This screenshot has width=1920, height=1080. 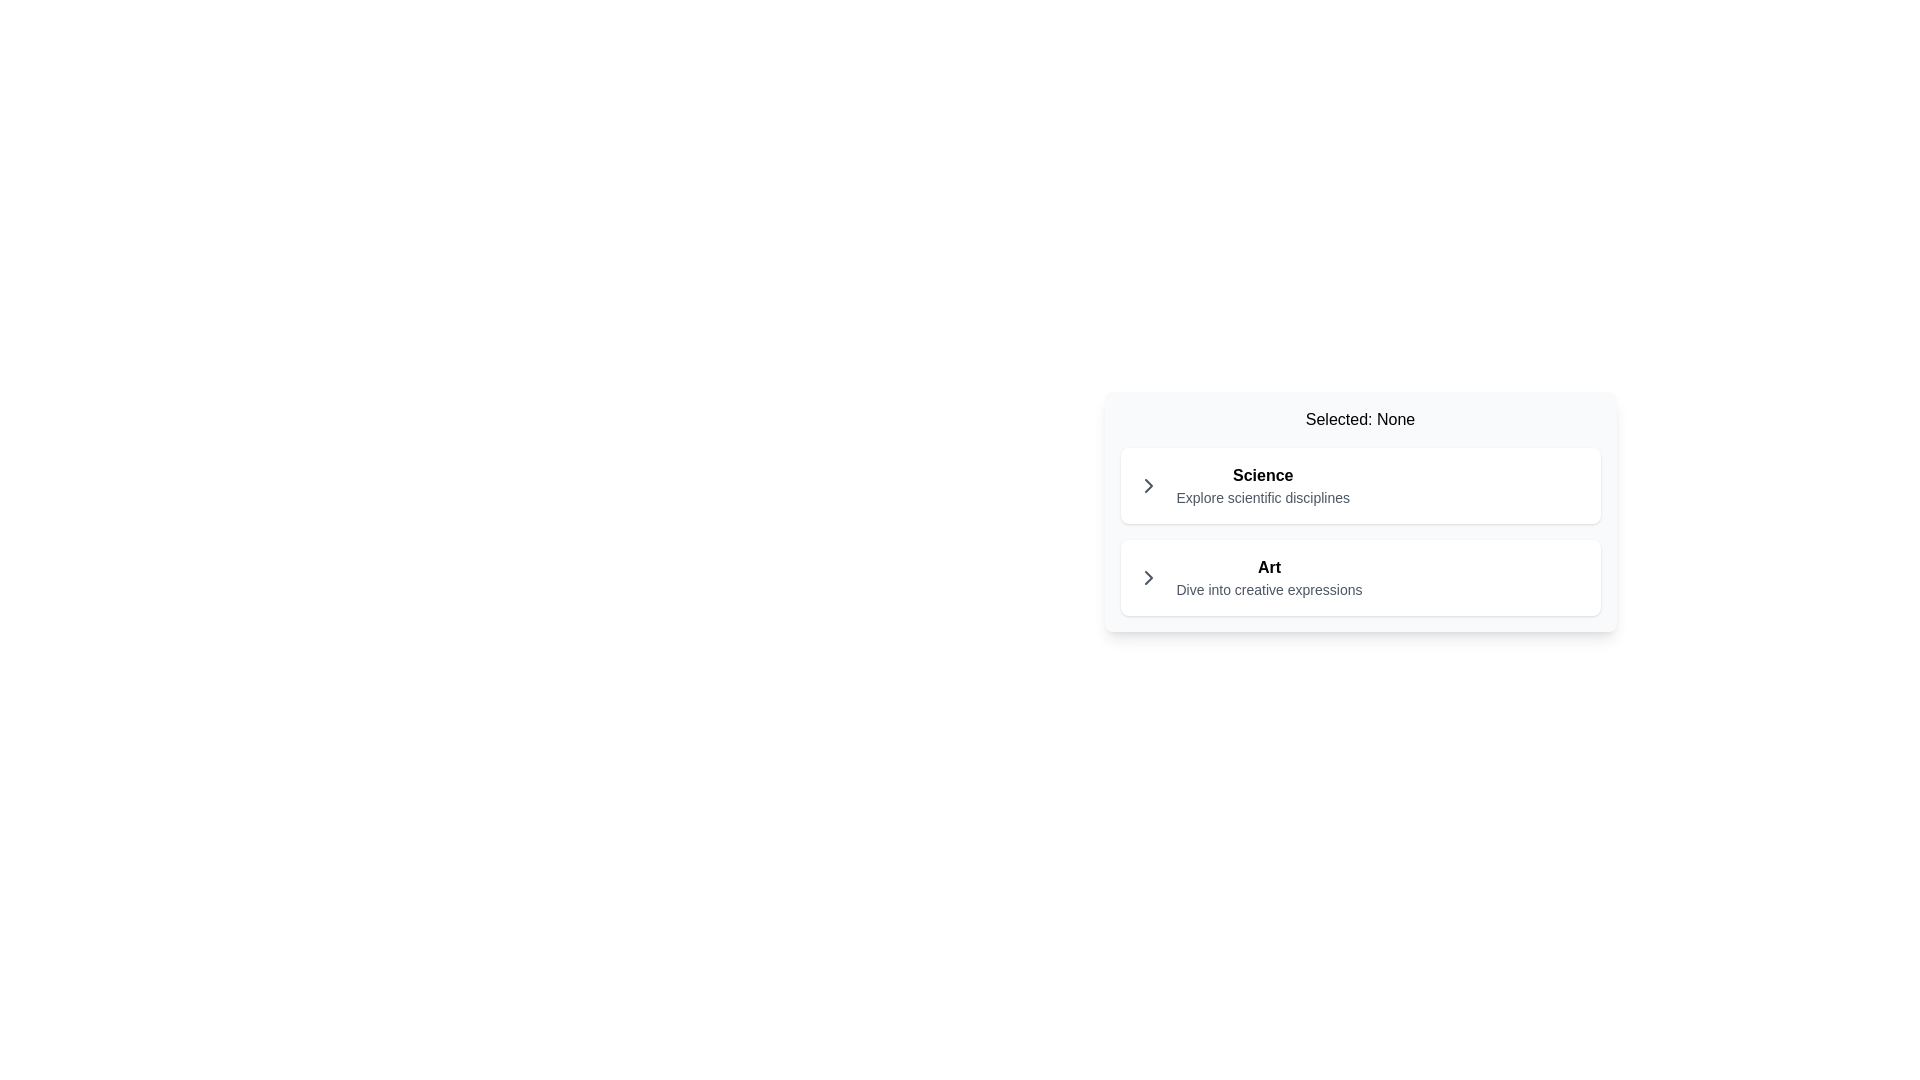 What do you see at coordinates (1268, 589) in the screenshot?
I see `the descriptive text element providing context for the 'Art' category` at bounding box center [1268, 589].